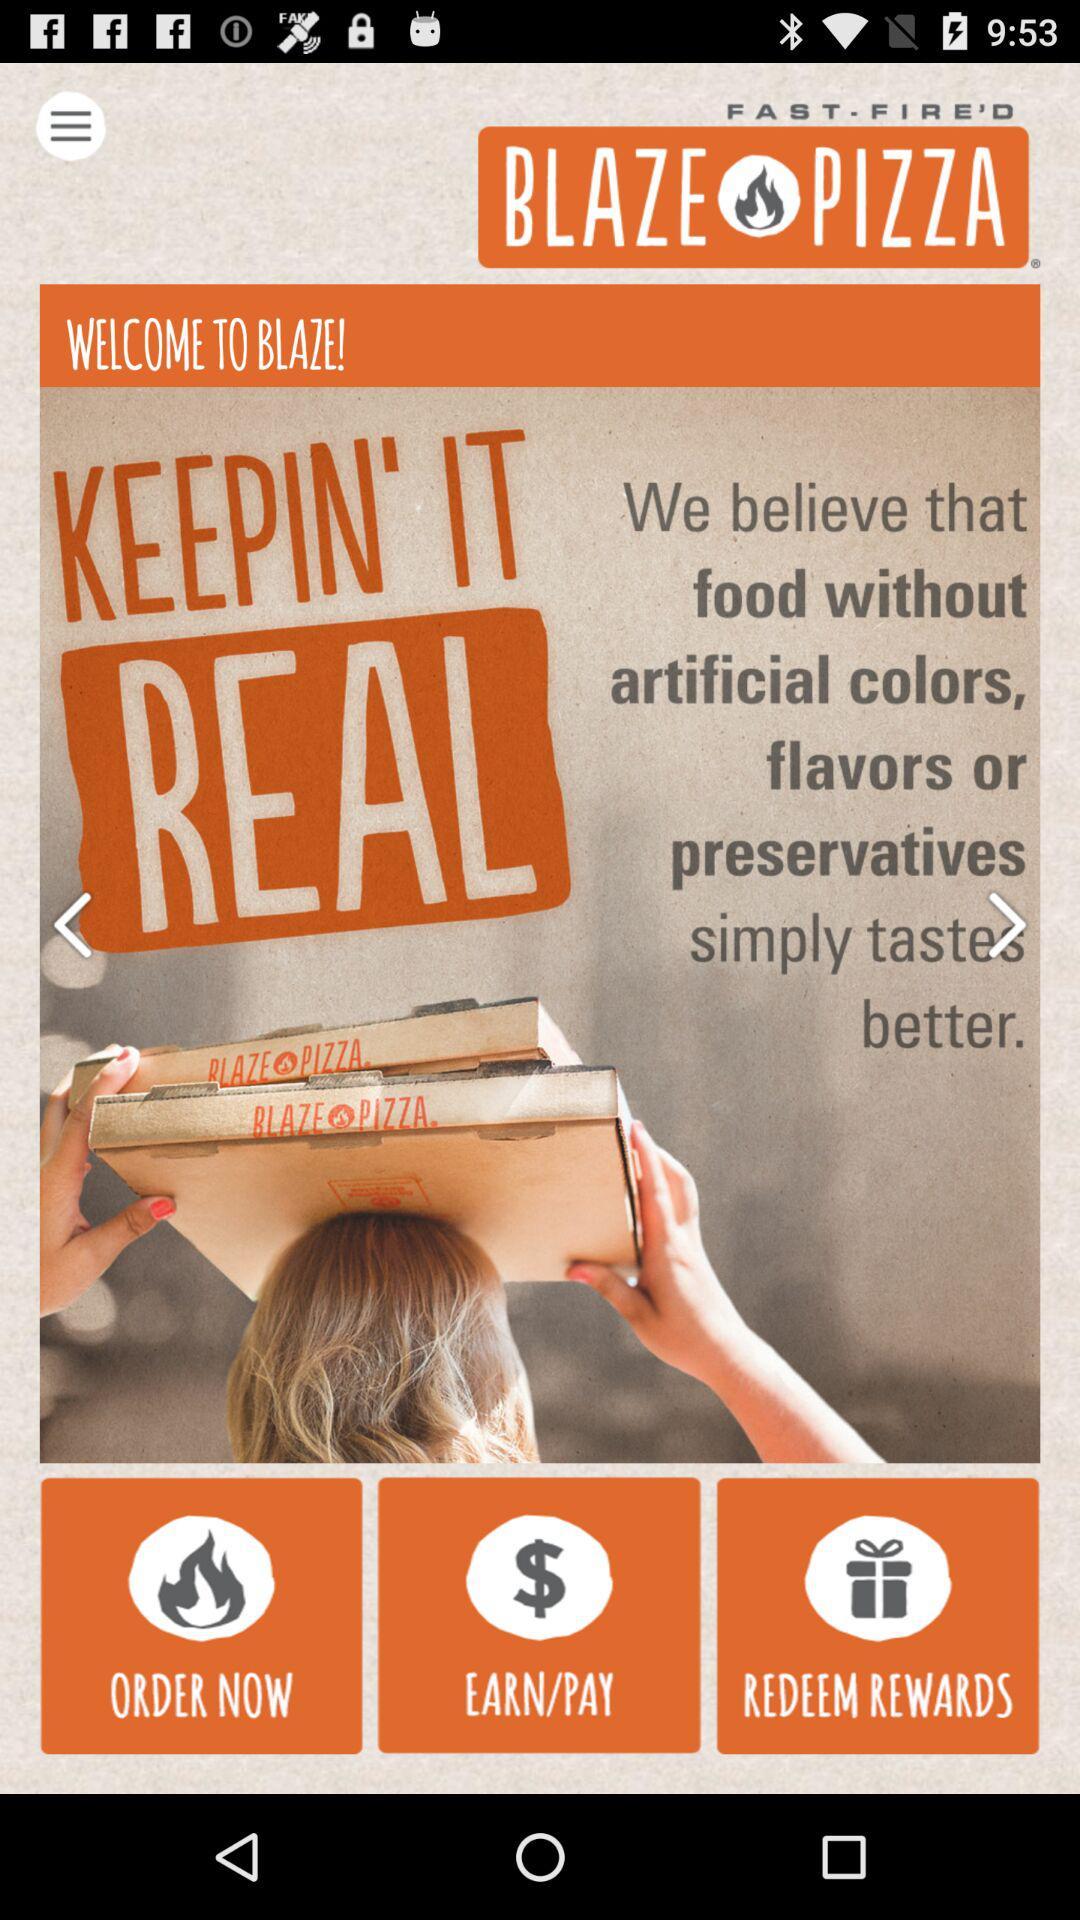 The width and height of the screenshot is (1080, 1920). I want to click on the menu icon, so click(69, 133).